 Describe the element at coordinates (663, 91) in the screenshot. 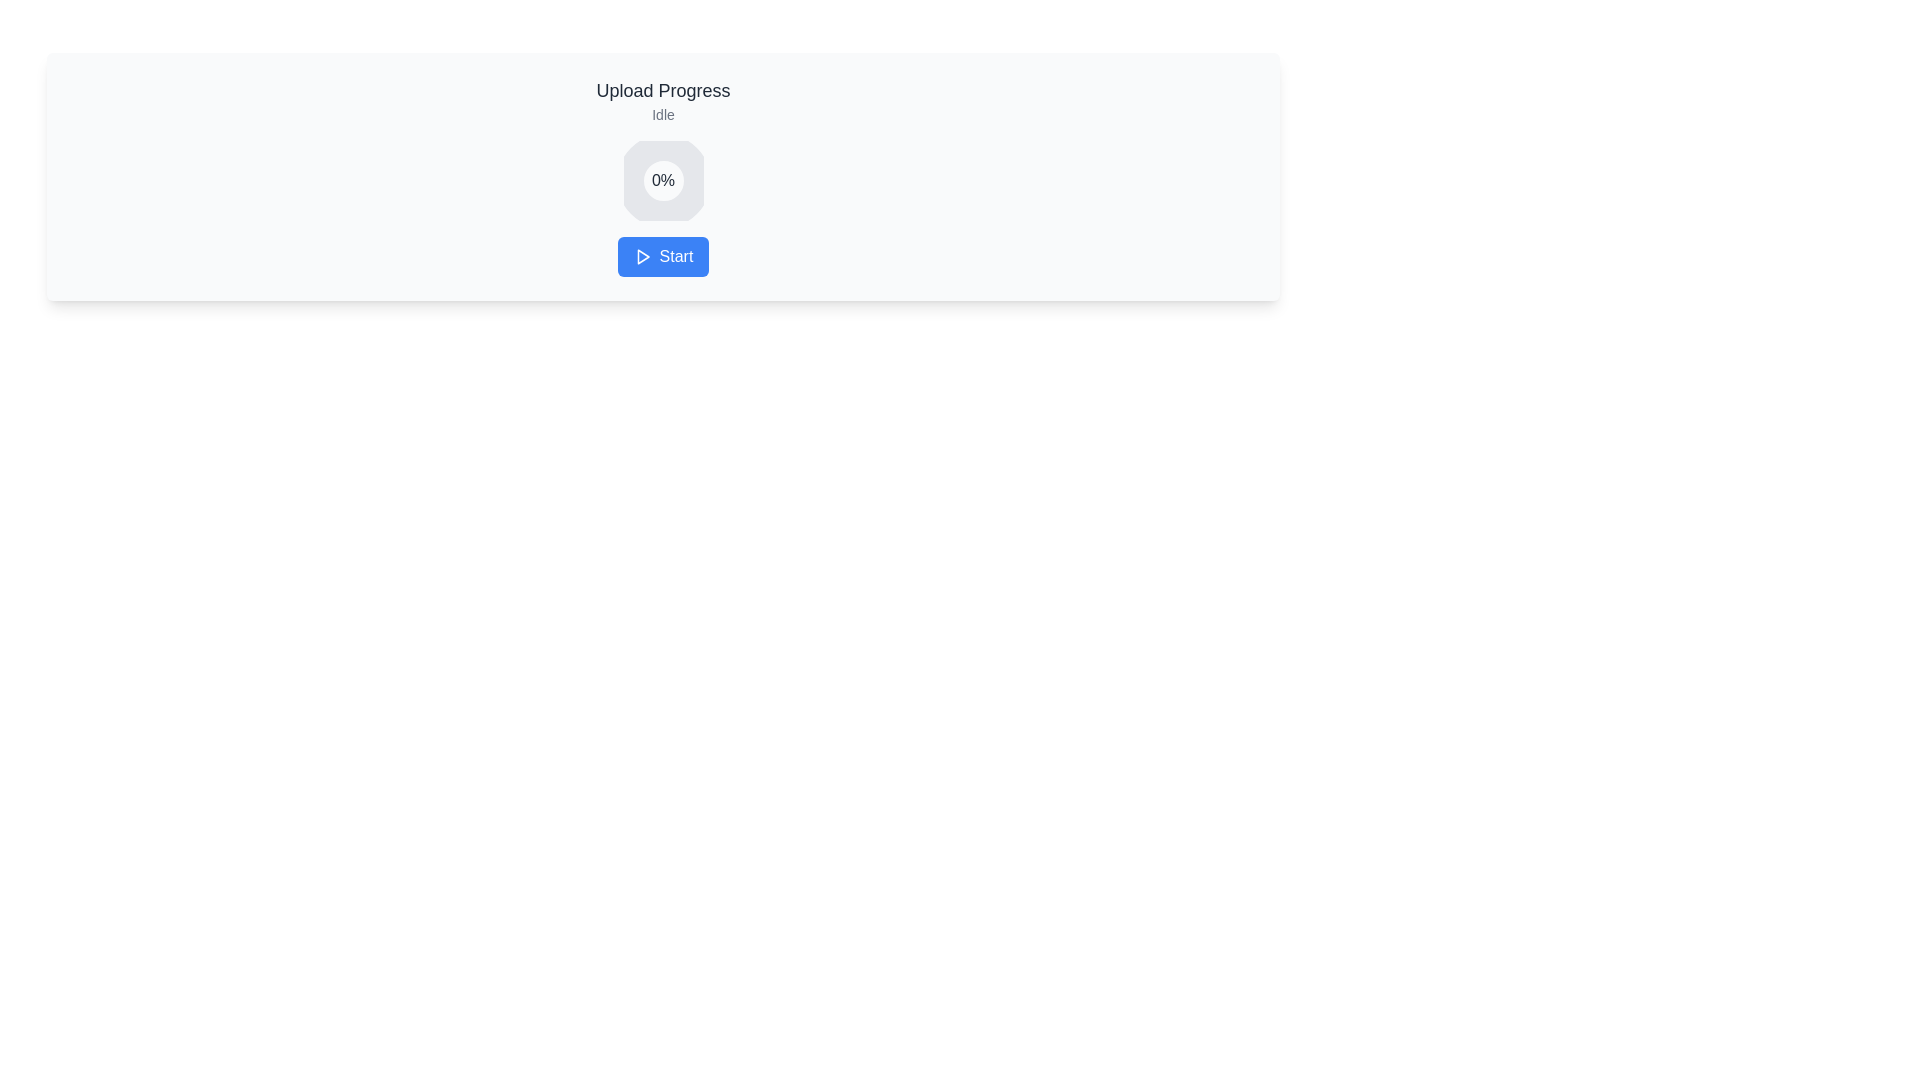

I see `the static text label displaying 'Upload Progress', which is bold, gray, and prominently positioned at the top-center of the section` at that location.